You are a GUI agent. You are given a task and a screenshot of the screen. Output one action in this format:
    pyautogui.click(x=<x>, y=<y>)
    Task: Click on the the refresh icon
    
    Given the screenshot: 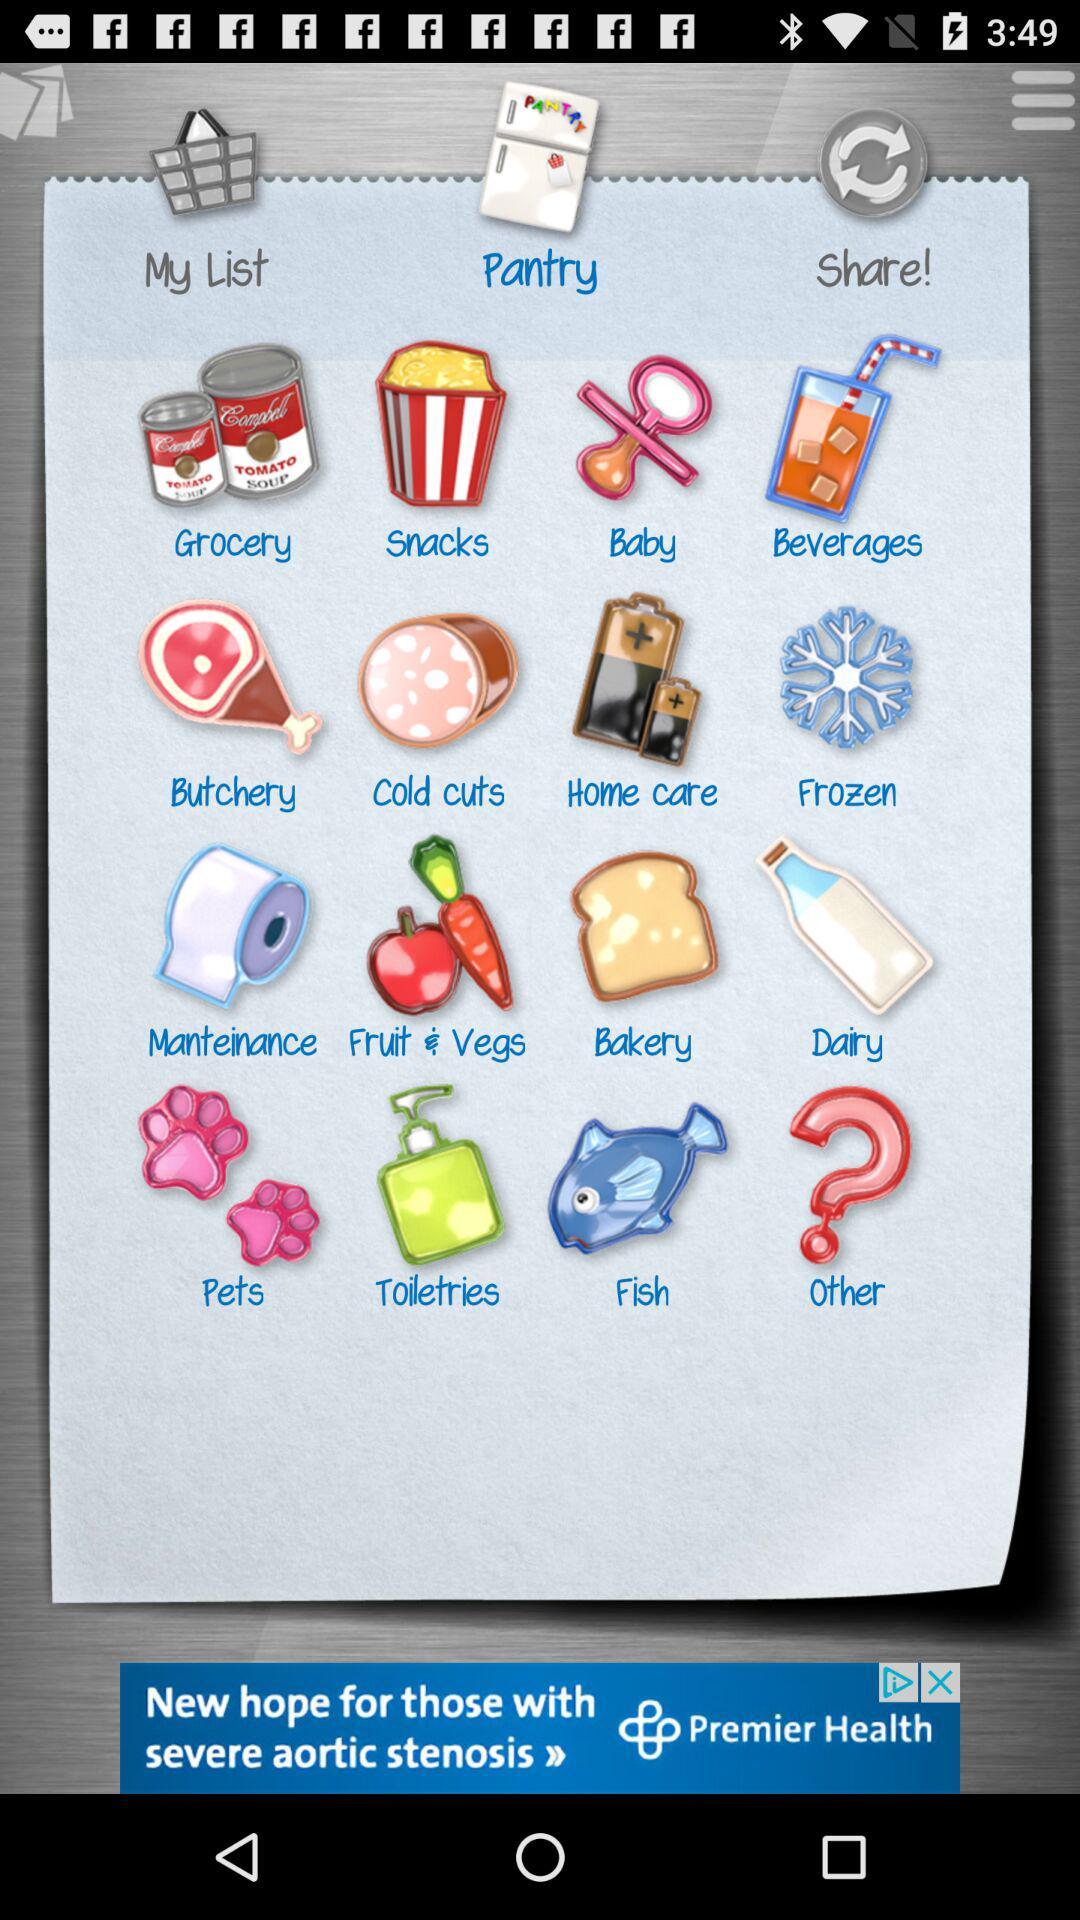 What is the action you would take?
    pyautogui.click(x=871, y=177)
    